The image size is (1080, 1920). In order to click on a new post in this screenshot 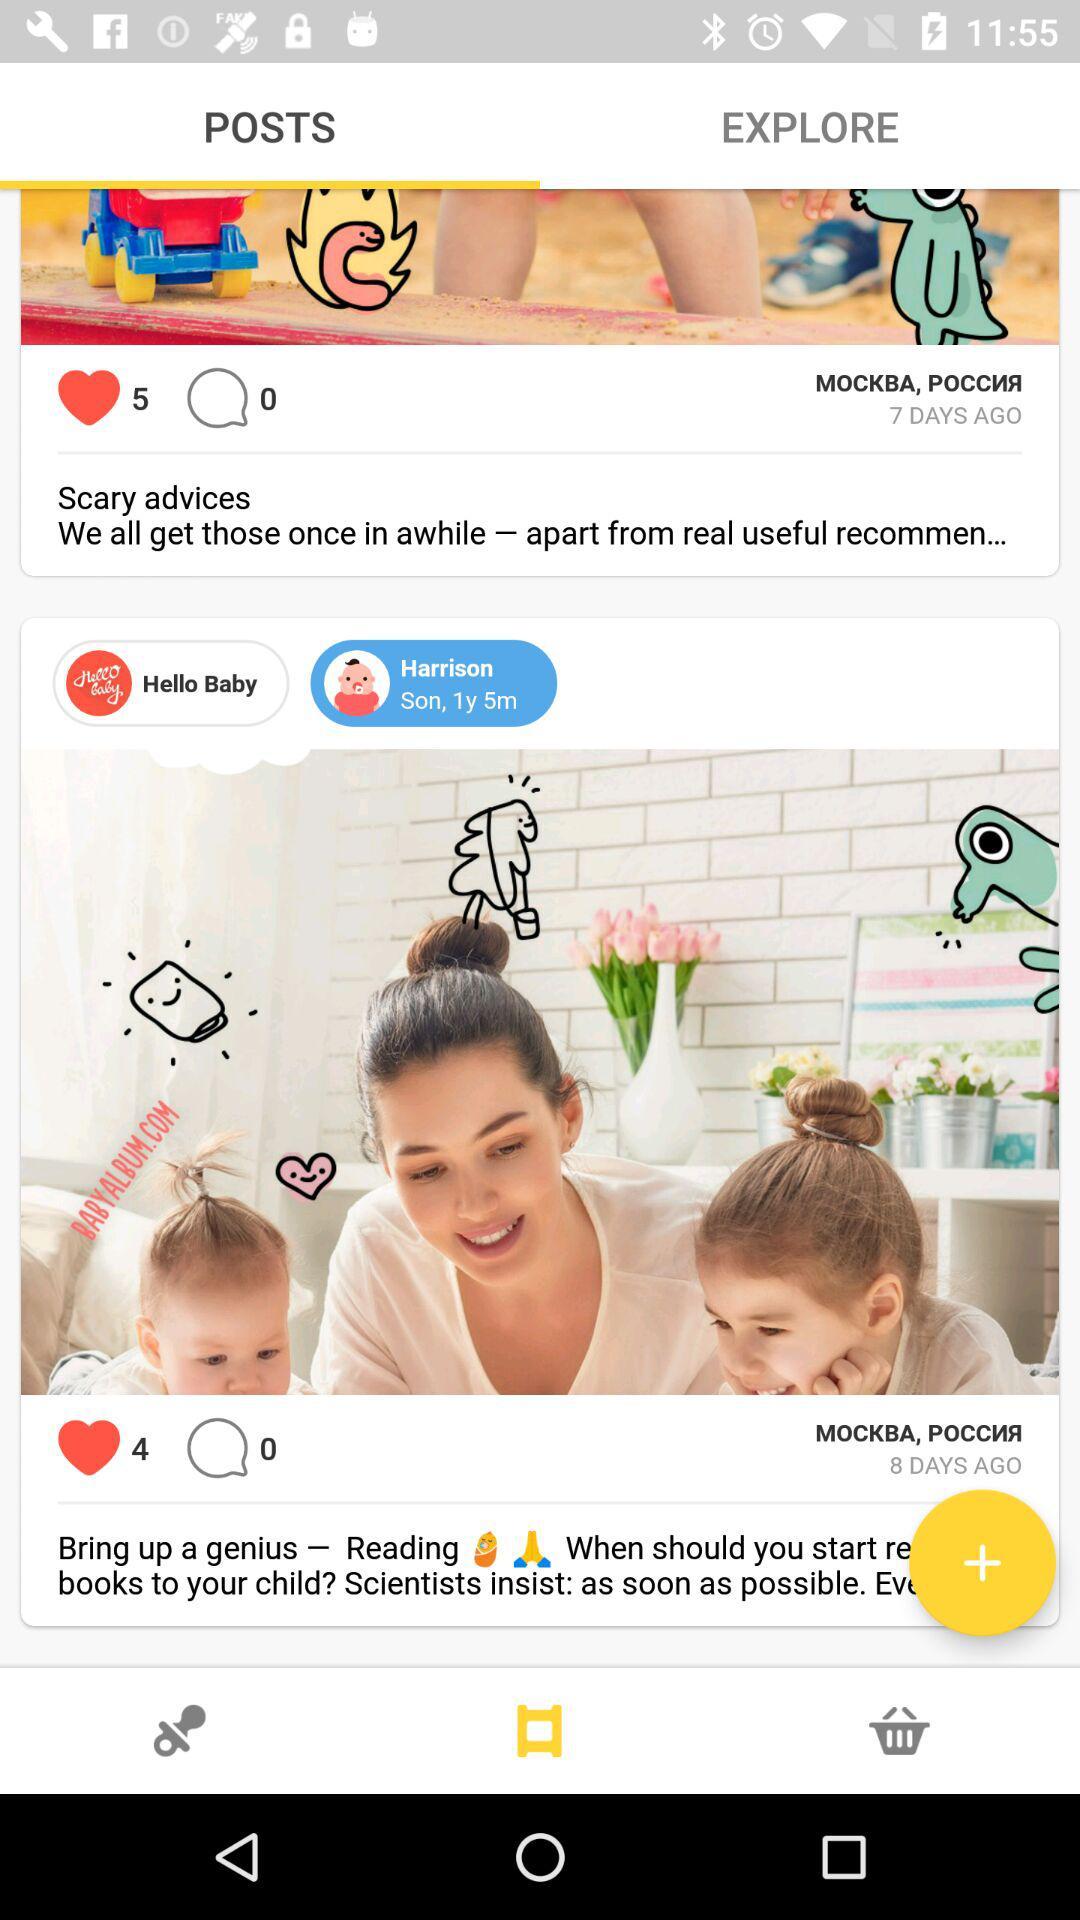, I will do `click(981, 1562)`.